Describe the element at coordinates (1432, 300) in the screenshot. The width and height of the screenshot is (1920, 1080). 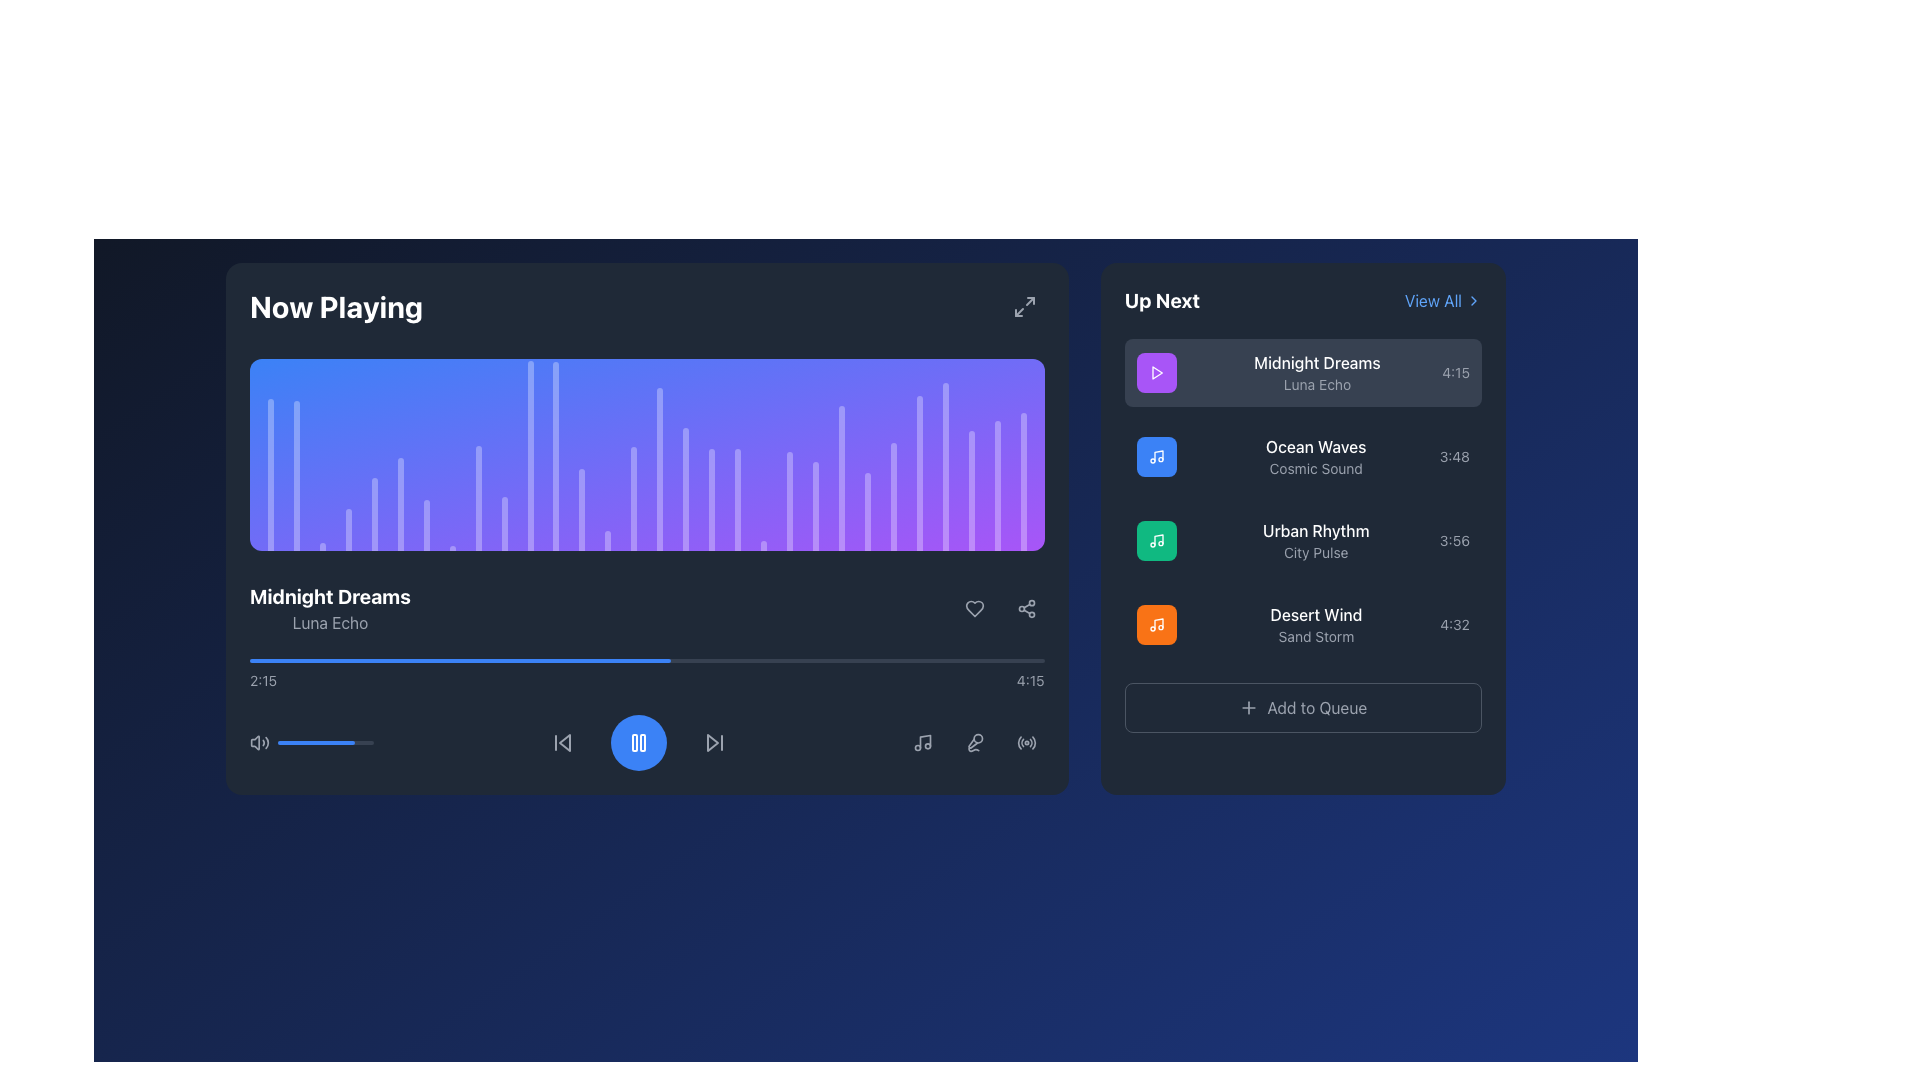
I see `the 'View All' text label located in the top-right corner of the 'Up Next' panel, styled with a blue font and associated with a right-facing chevron icon` at that location.